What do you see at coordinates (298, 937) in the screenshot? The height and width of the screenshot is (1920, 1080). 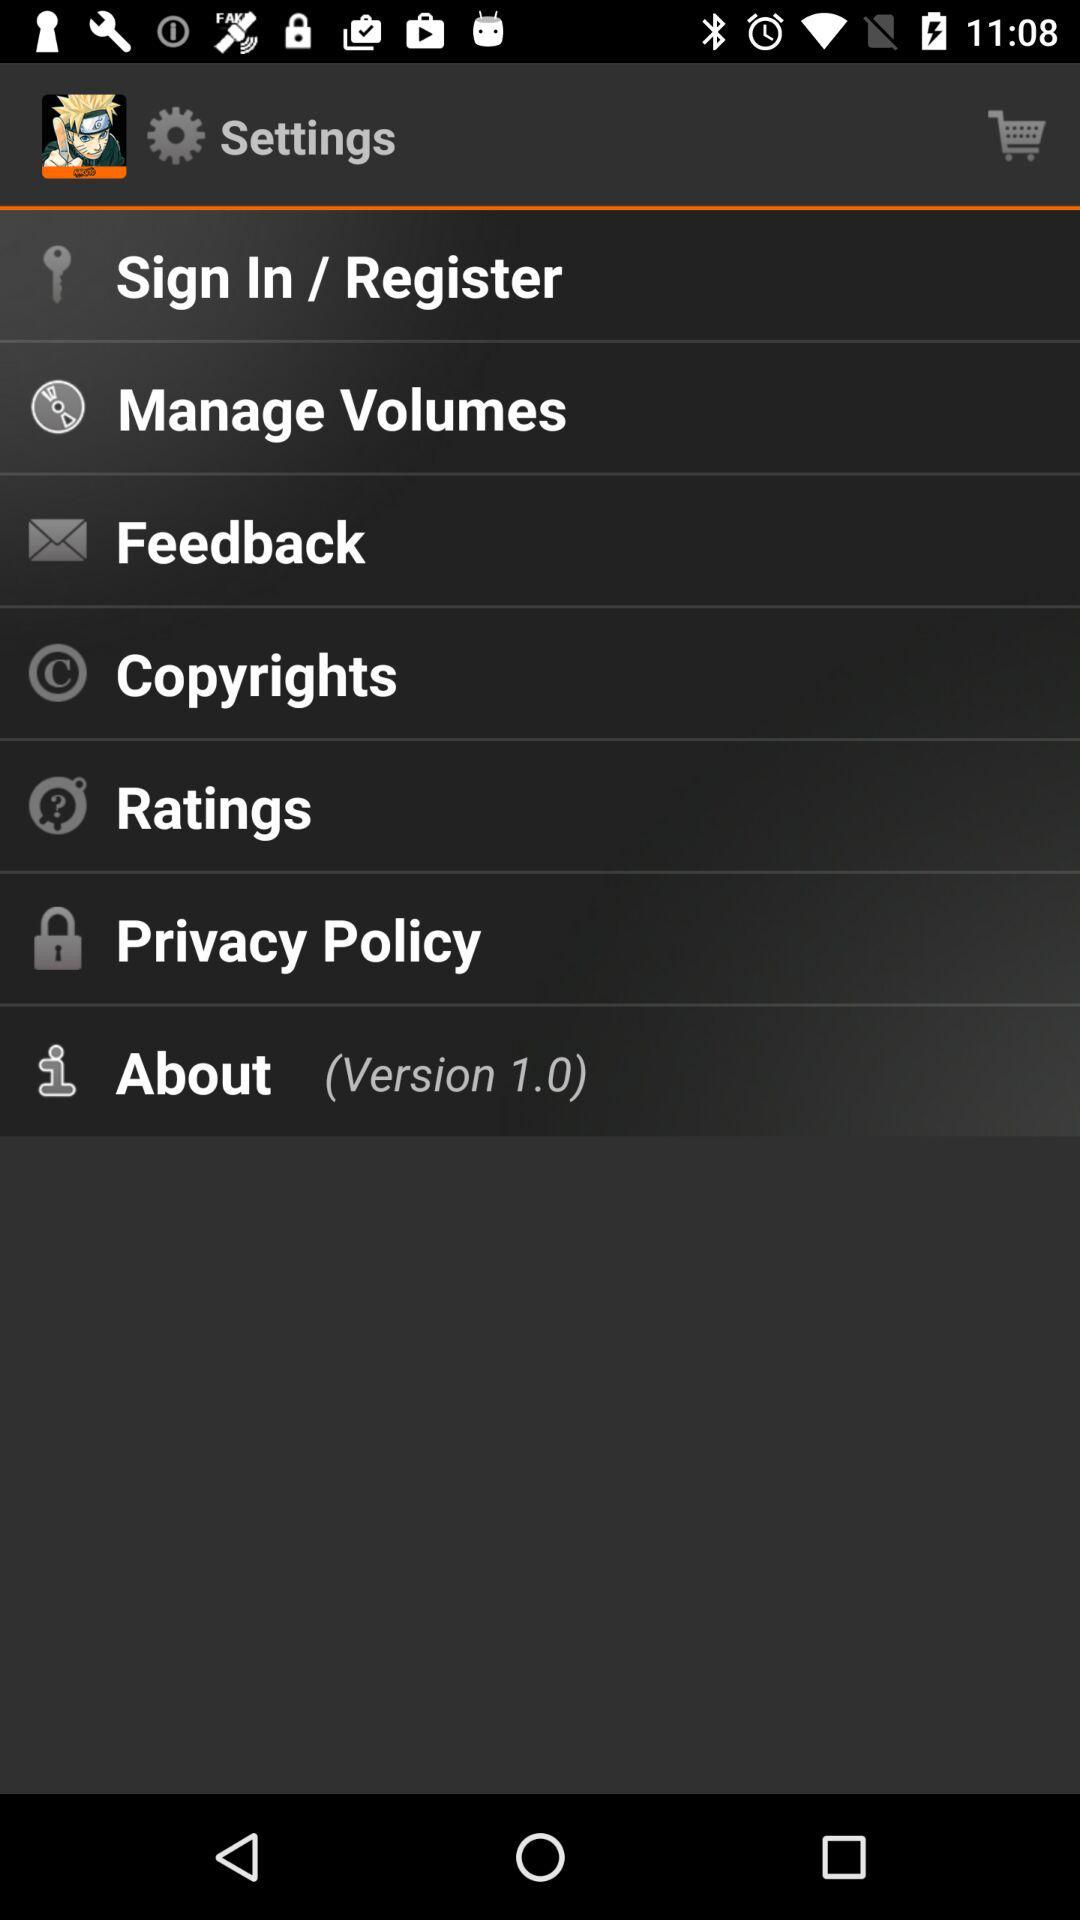 I see `icon above about item` at bounding box center [298, 937].